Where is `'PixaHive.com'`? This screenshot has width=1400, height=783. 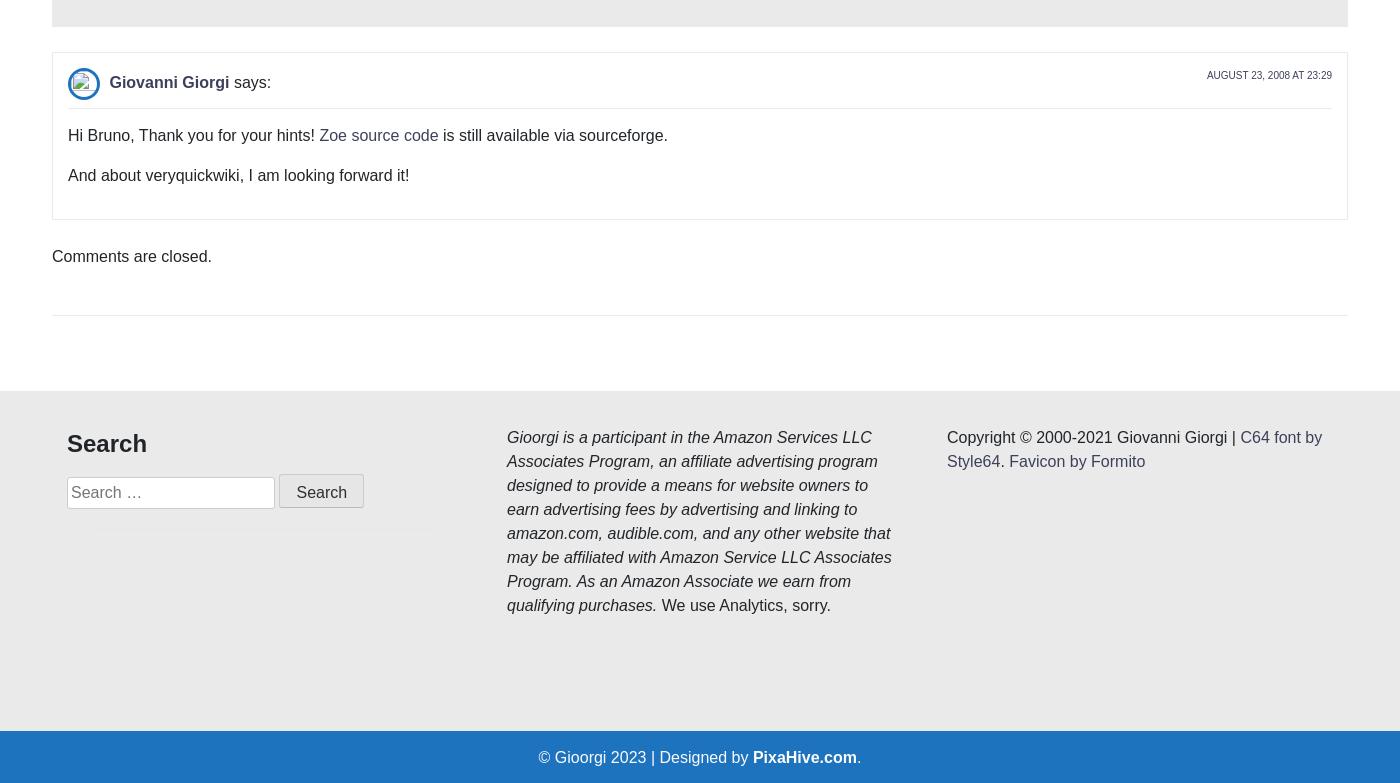 'PixaHive.com' is located at coordinates (804, 457).